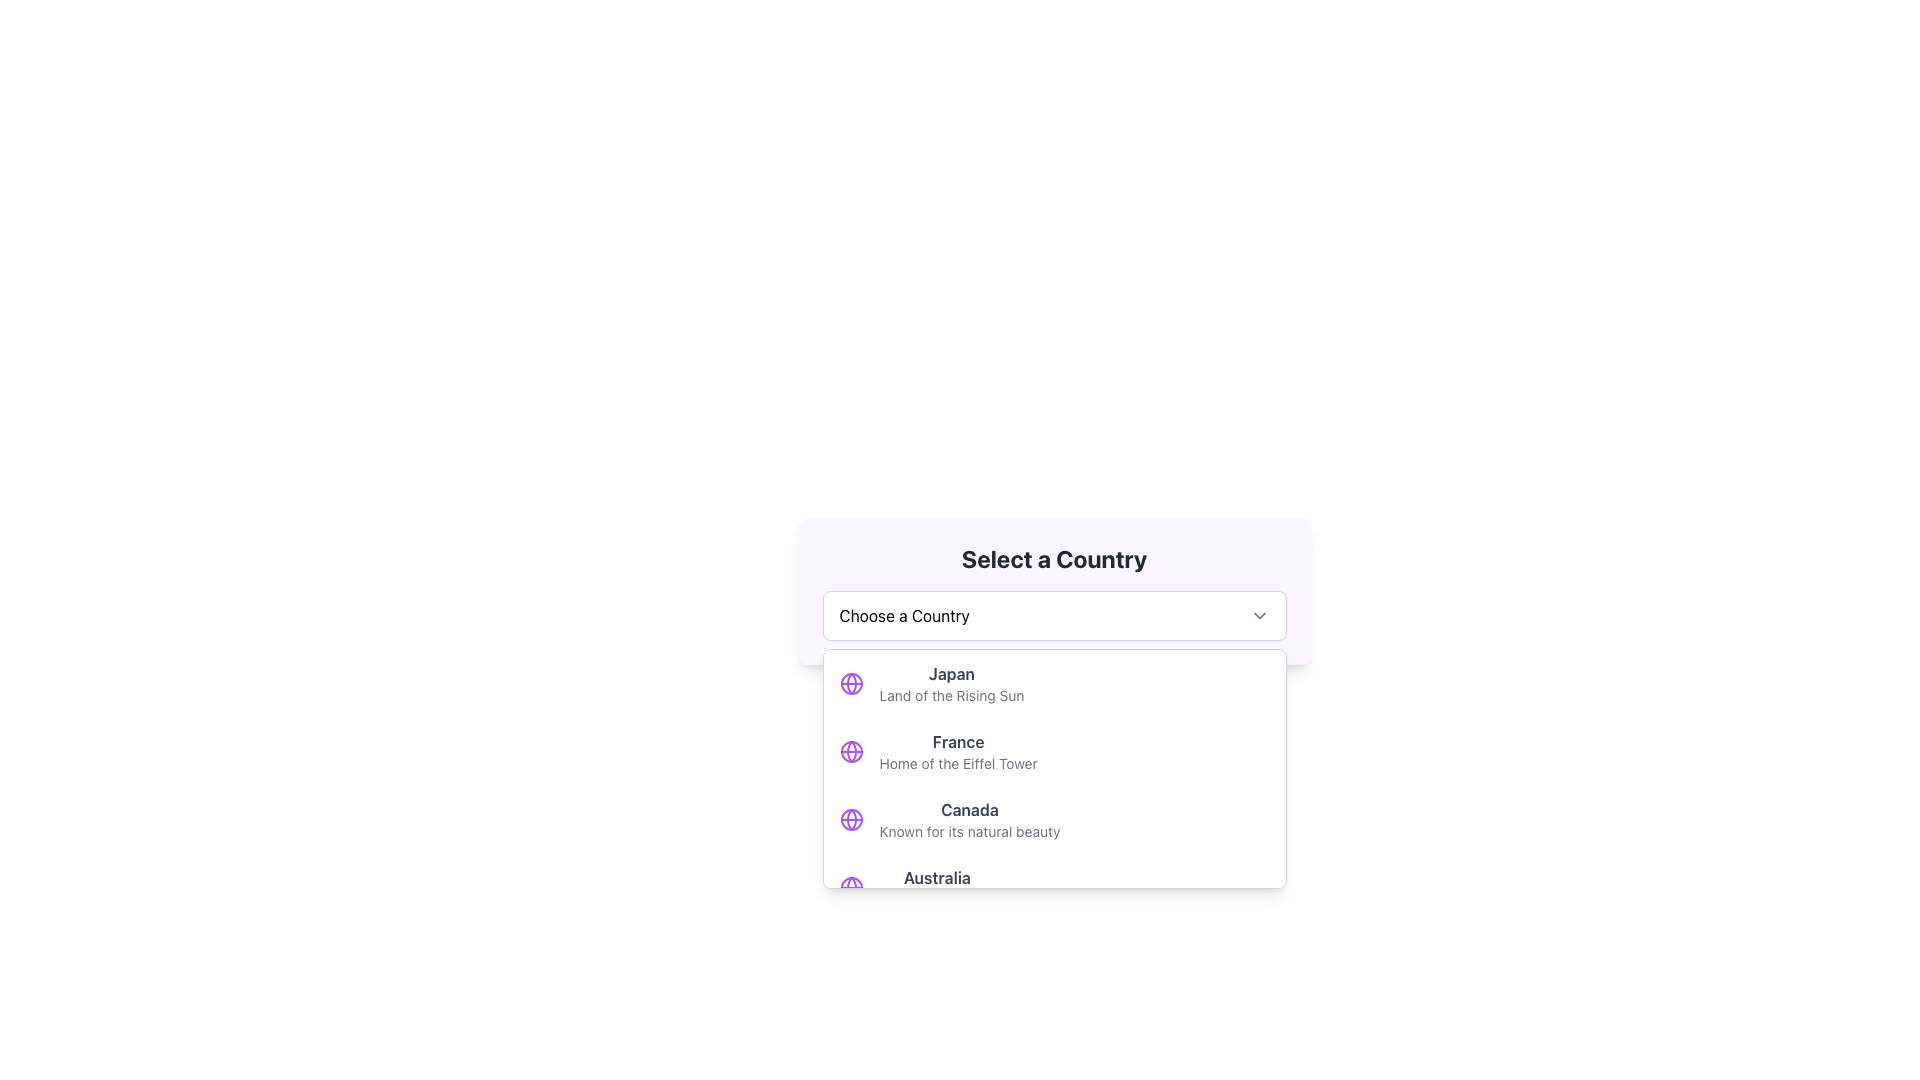 This screenshot has height=1080, width=1920. What do you see at coordinates (935, 877) in the screenshot?
I see `the 'Australia' text label in the dropdown menu` at bounding box center [935, 877].